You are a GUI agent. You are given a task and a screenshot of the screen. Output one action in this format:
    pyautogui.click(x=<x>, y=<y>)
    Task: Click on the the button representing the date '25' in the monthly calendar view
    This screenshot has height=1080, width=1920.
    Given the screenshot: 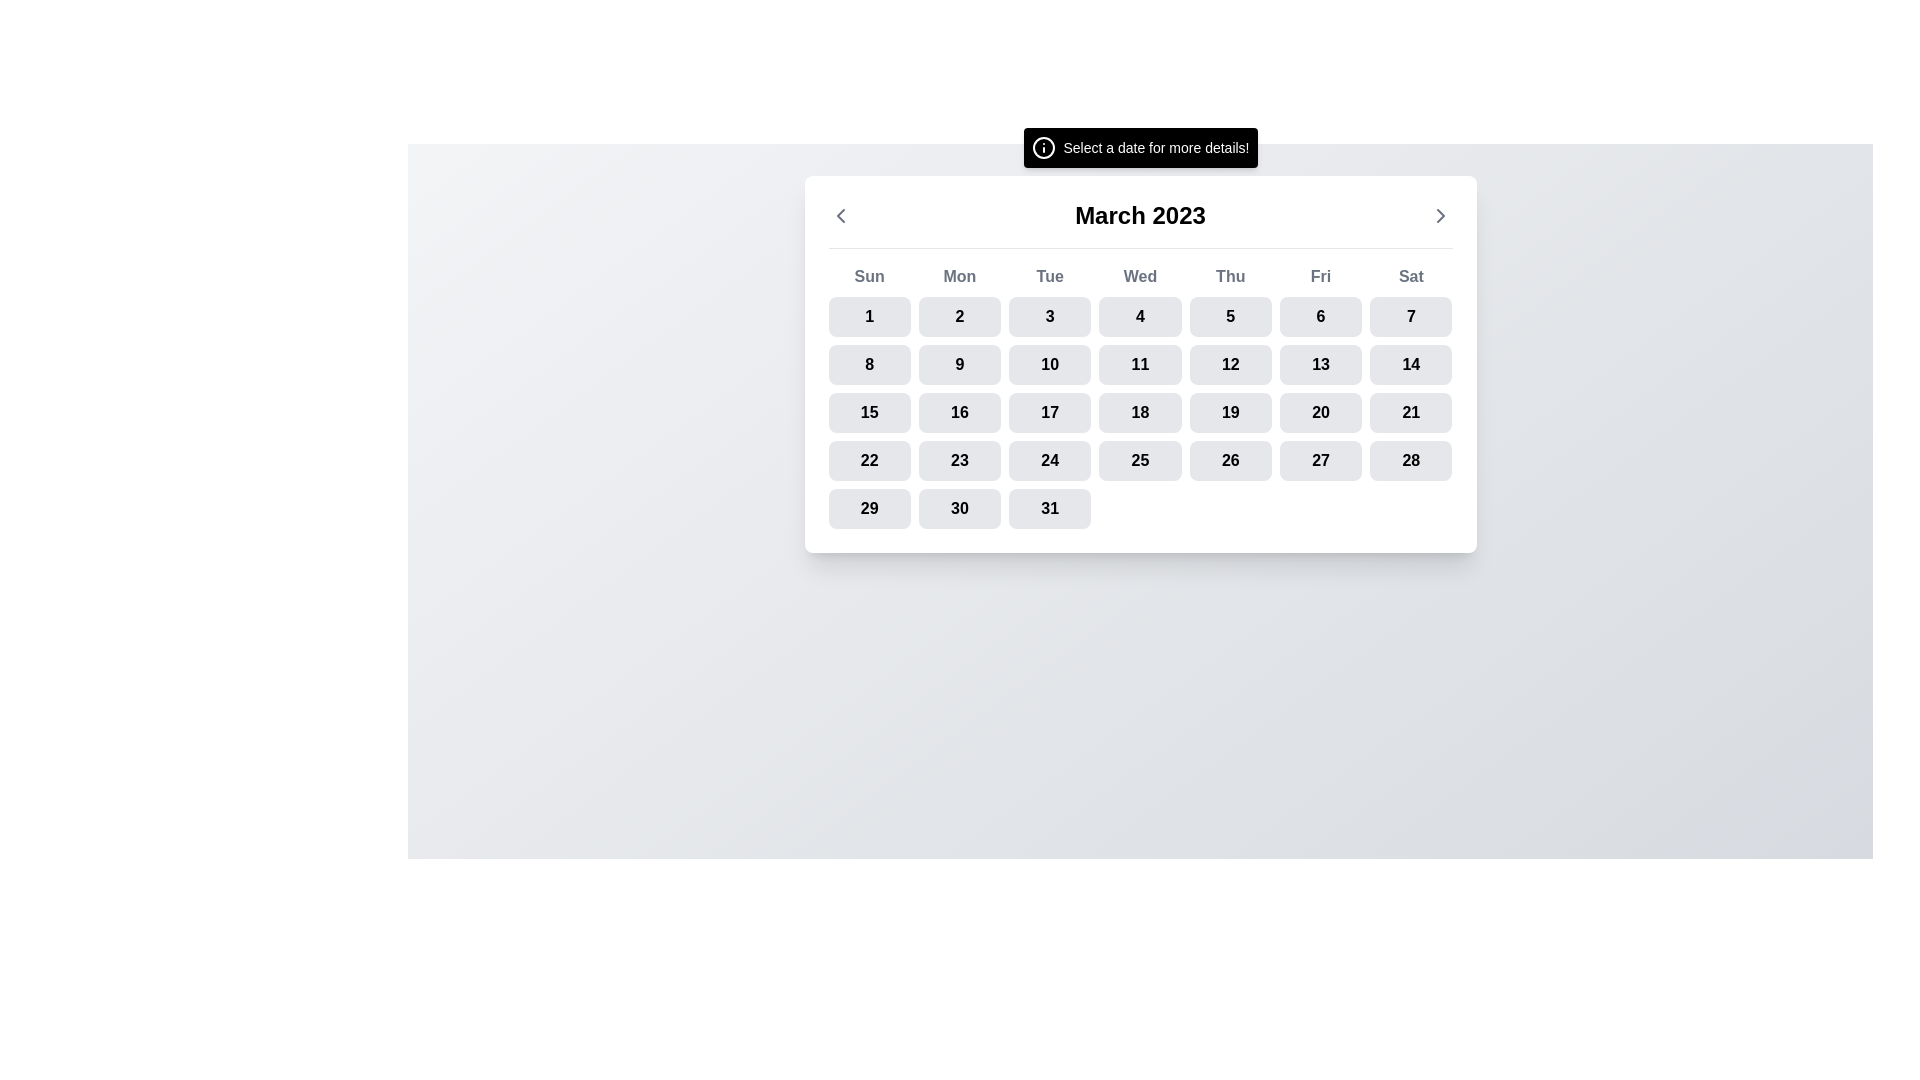 What is the action you would take?
    pyautogui.click(x=1140, y=461)
    